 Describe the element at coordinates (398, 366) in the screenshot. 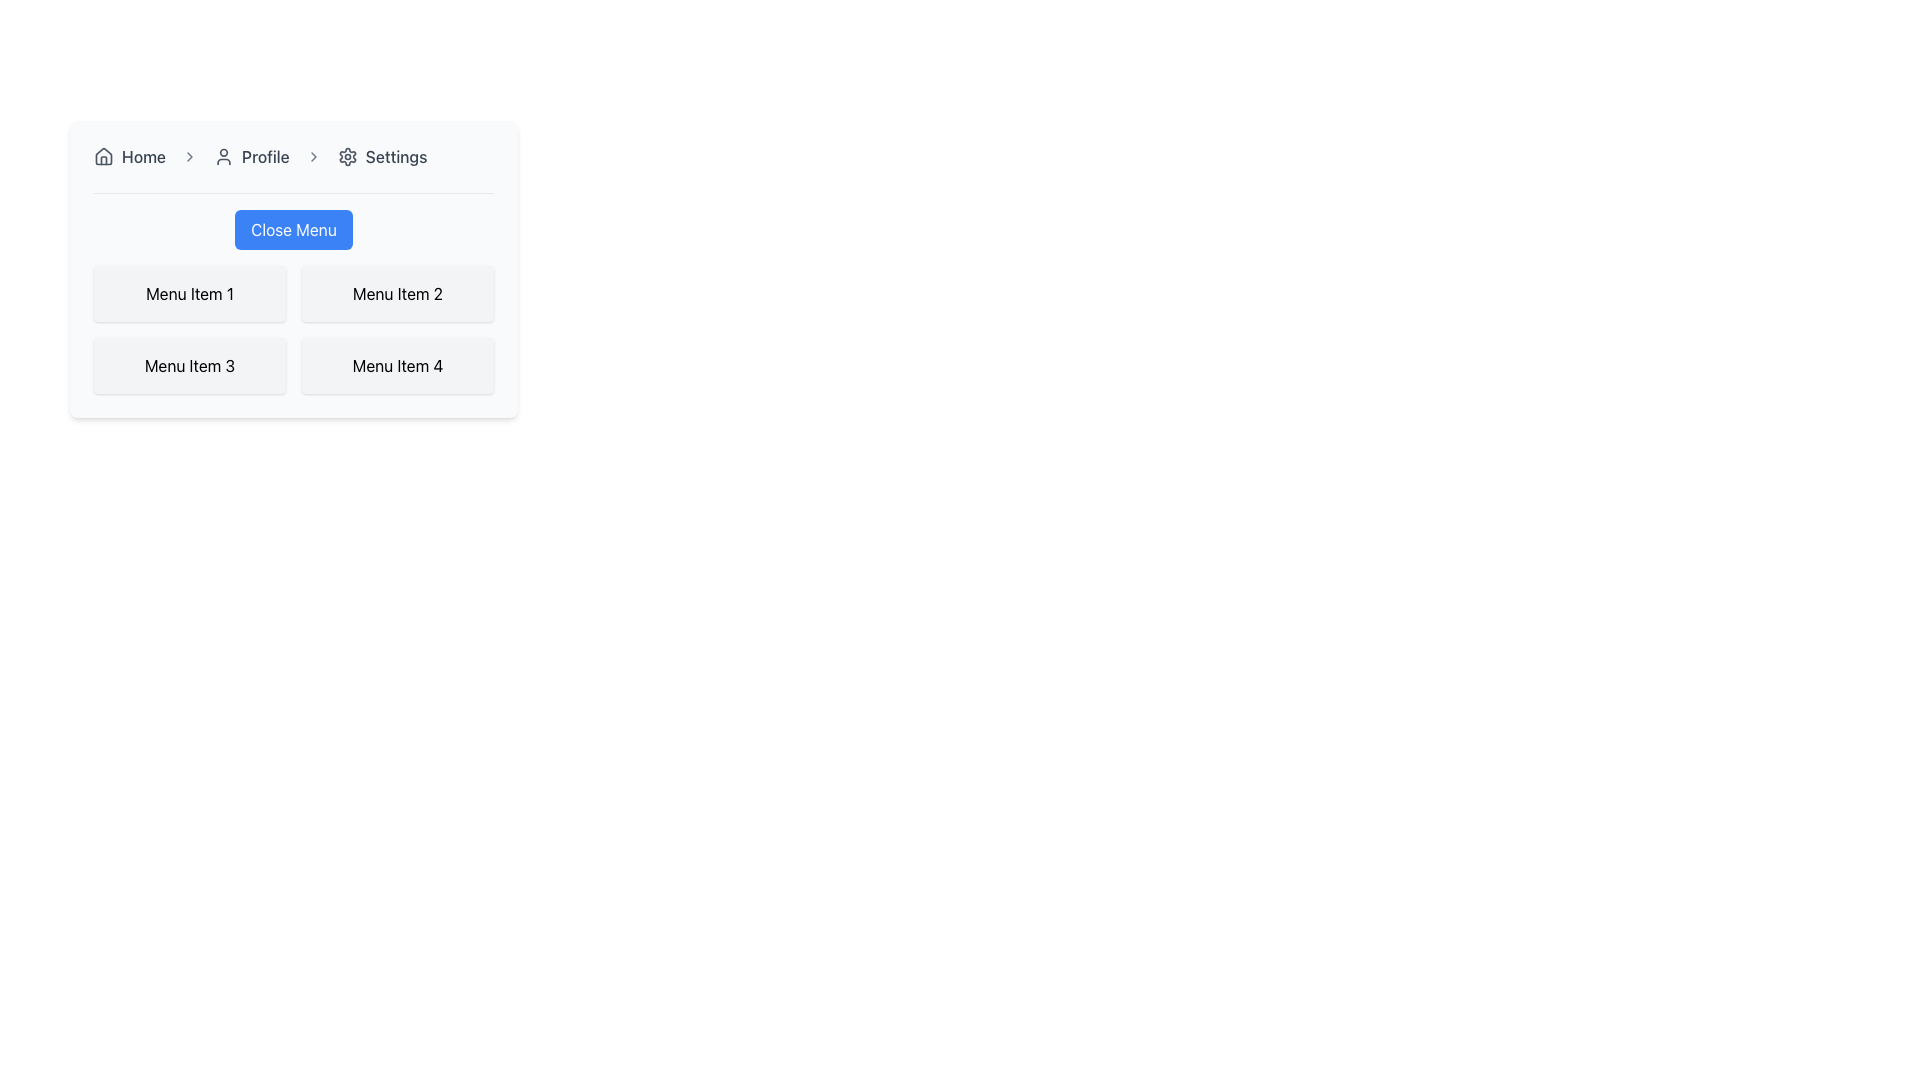

I see `the static display card labeled 'Menu Item 4', which features a light gray background and rounded corners, located in the bottom-right quadrant of the grid` at that location.